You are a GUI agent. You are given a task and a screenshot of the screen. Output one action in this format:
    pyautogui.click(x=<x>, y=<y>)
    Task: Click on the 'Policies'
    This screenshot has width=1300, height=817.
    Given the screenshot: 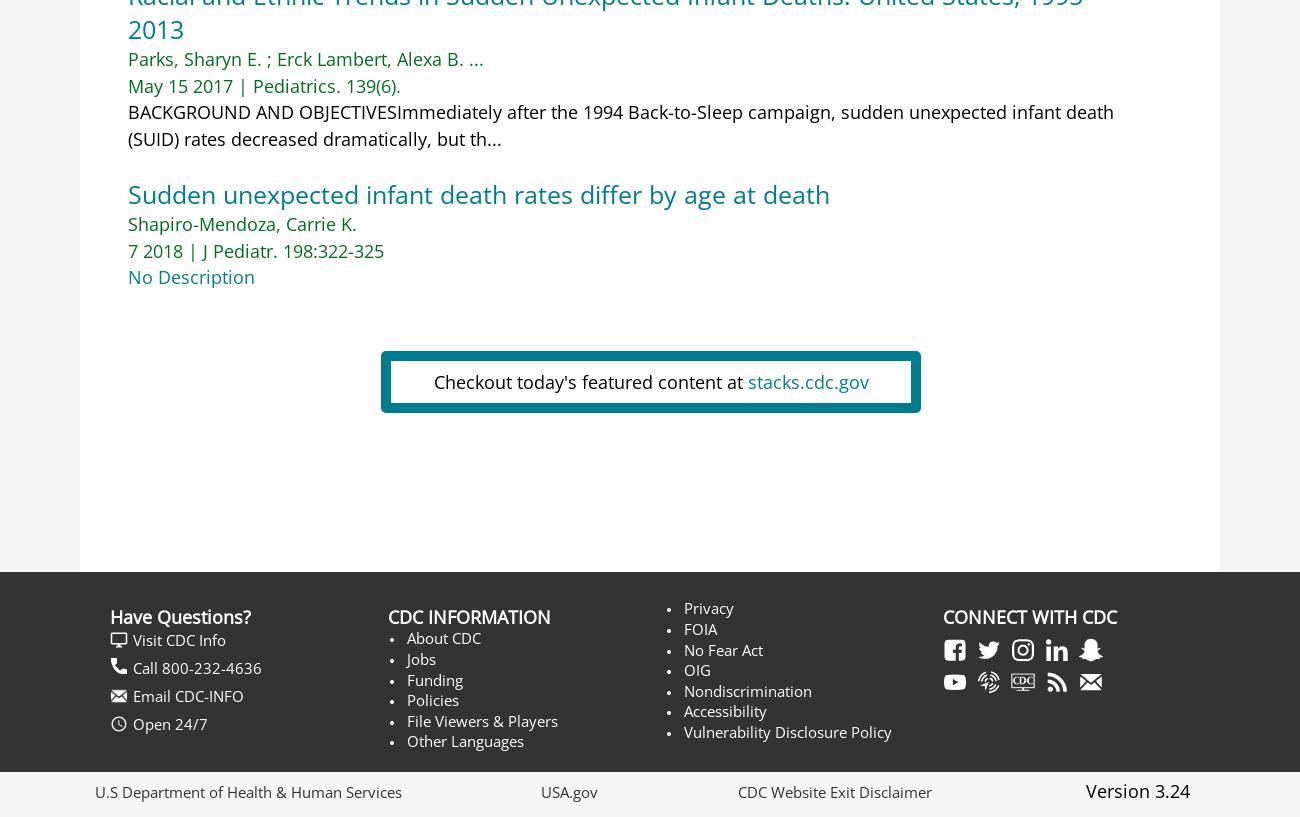 What is the action you would take?
    pyautogui.click(x=431, y=699)
    